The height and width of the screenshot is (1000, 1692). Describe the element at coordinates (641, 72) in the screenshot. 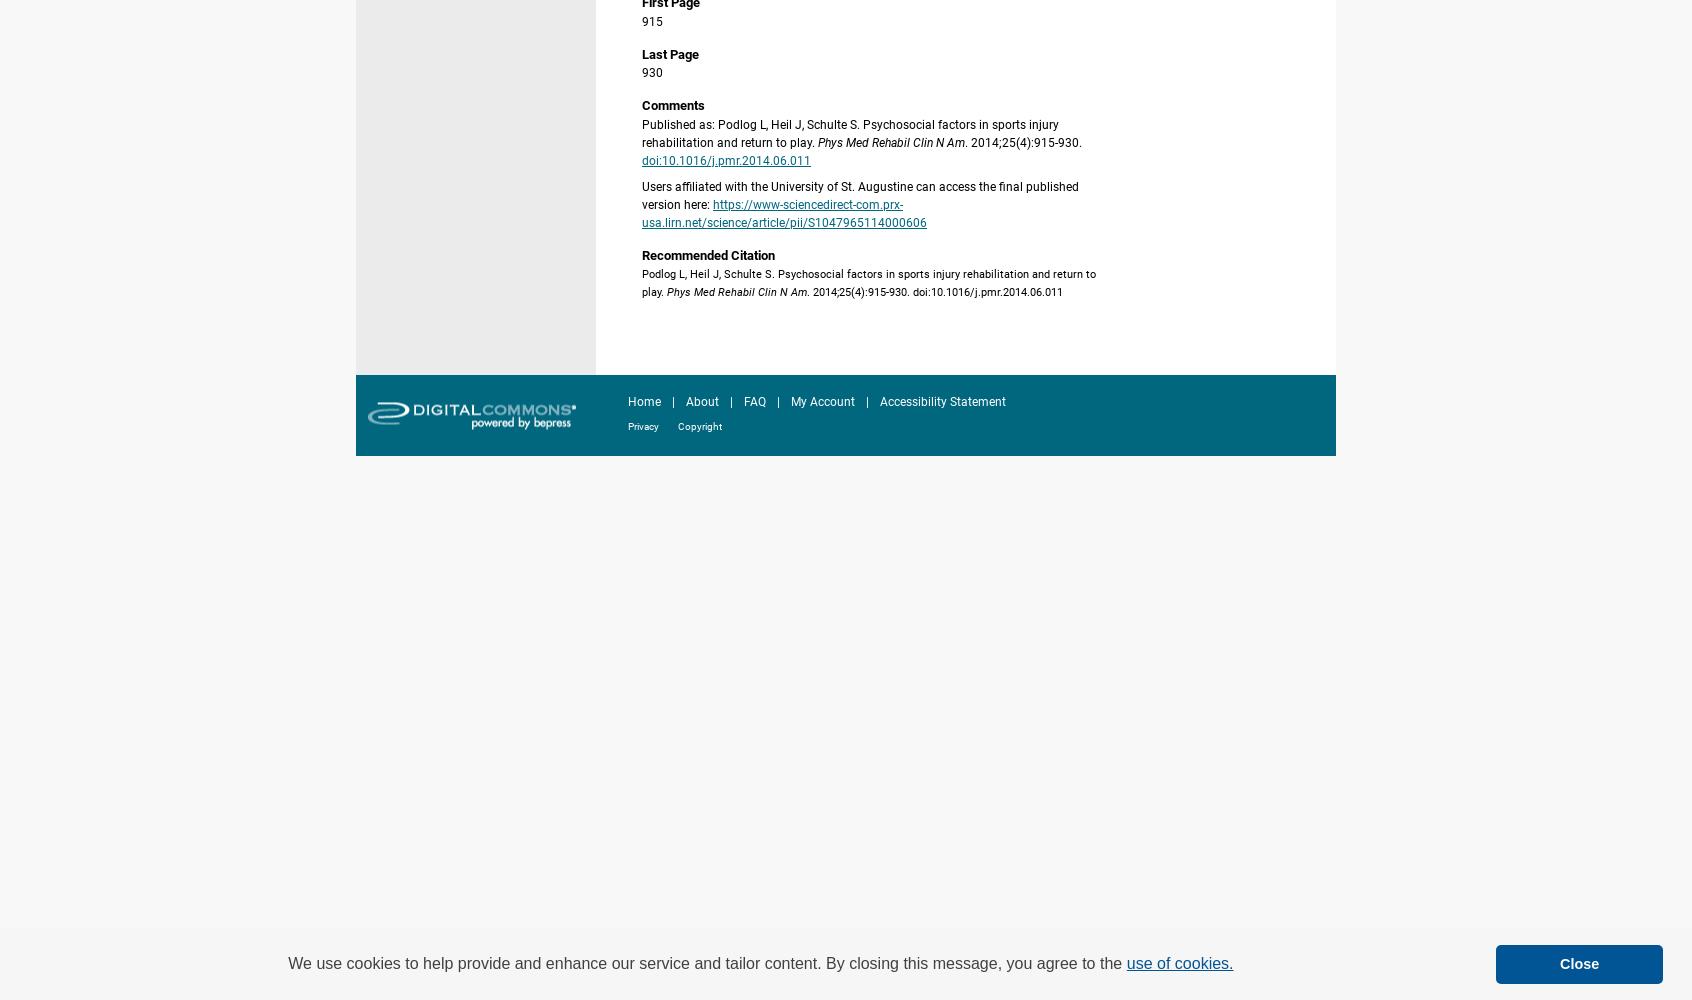

I see `'930'` at that location.